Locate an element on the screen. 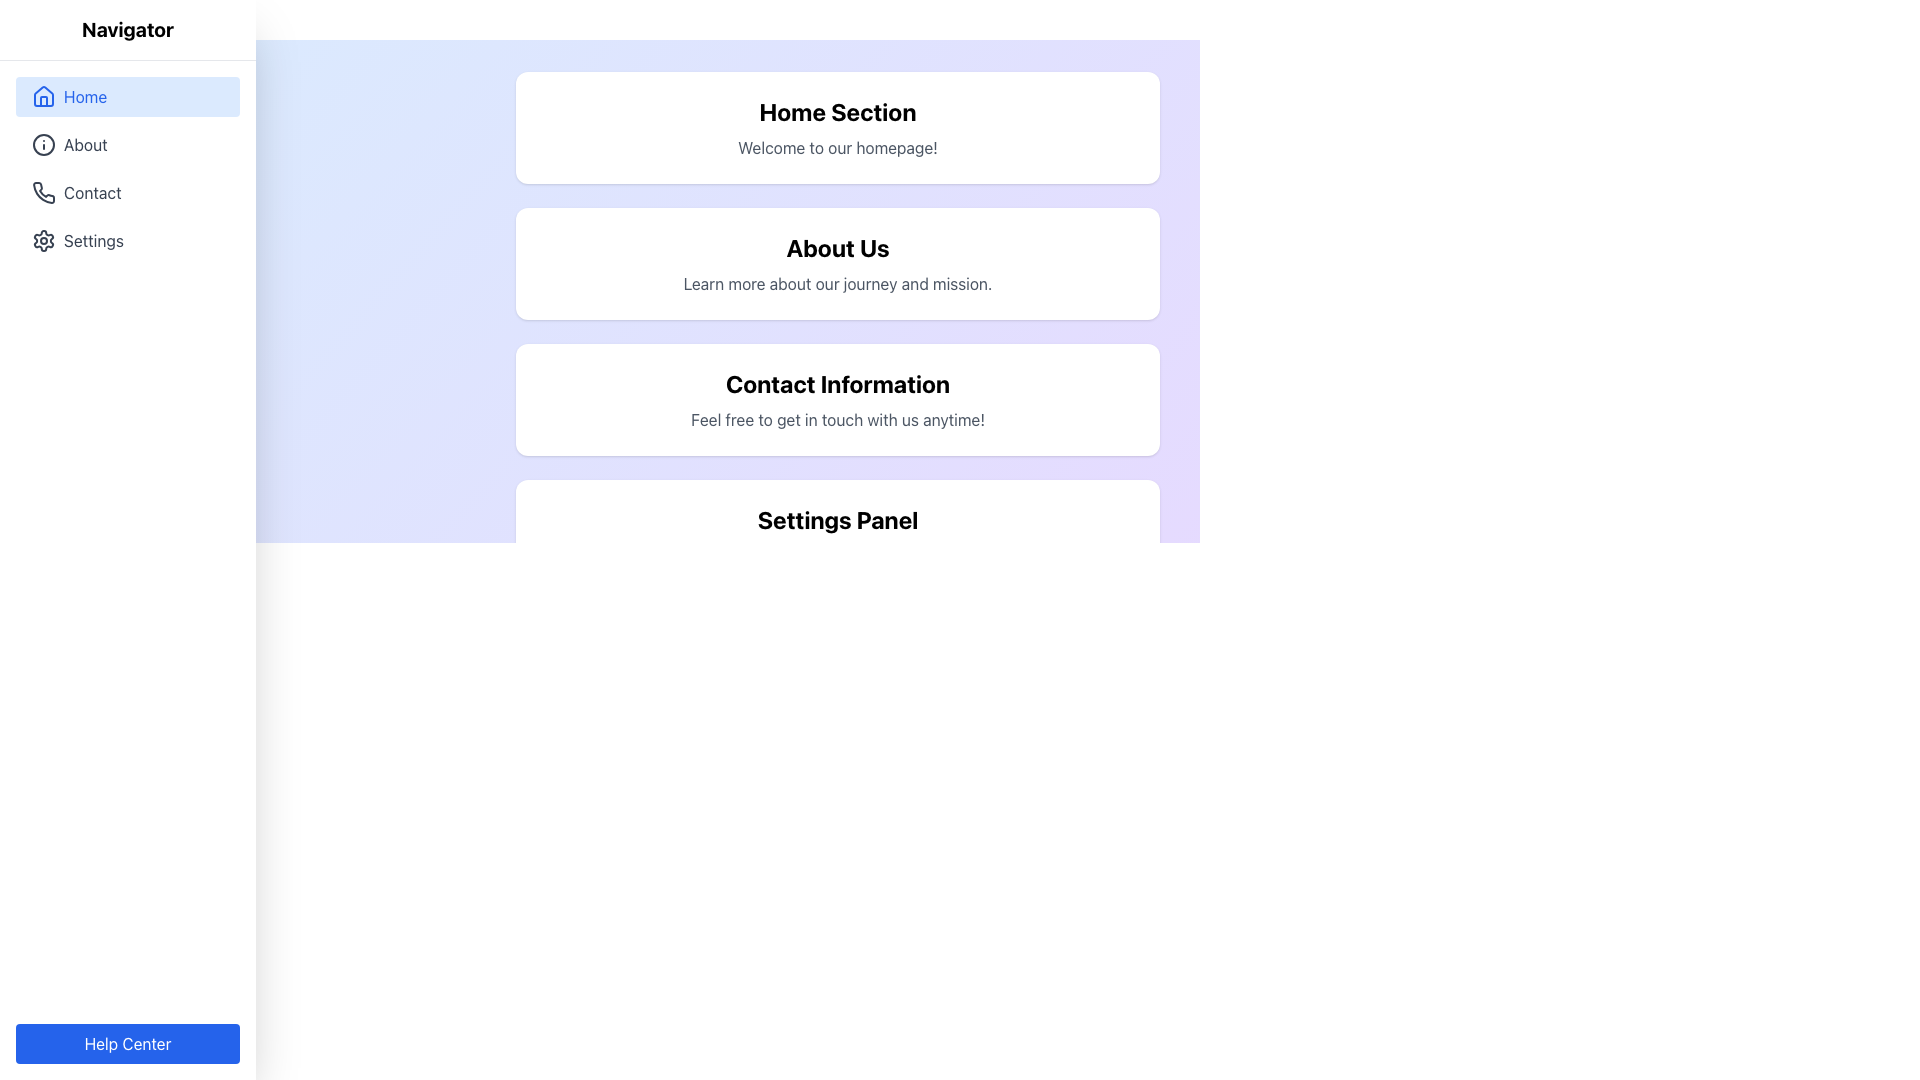  the 'About' text label in the left-side vertical navigation panel, which is located between 'Home' and 'Contact' is located at coordinates (84, 144).